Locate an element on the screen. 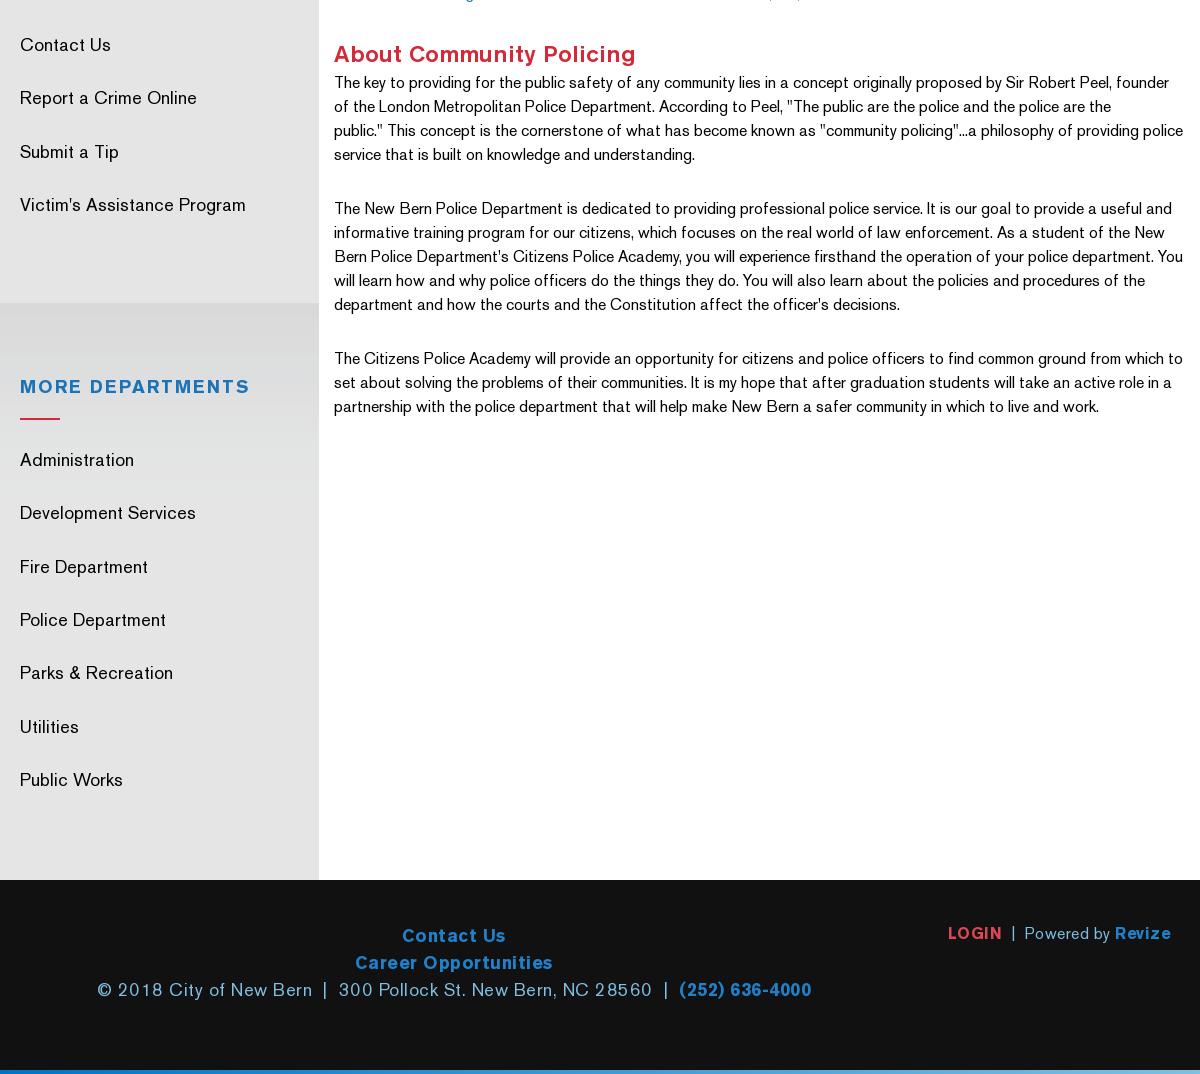 This screenshot has height=1074, width=1200. 'Utilities' is located at coordinates (49, 725).